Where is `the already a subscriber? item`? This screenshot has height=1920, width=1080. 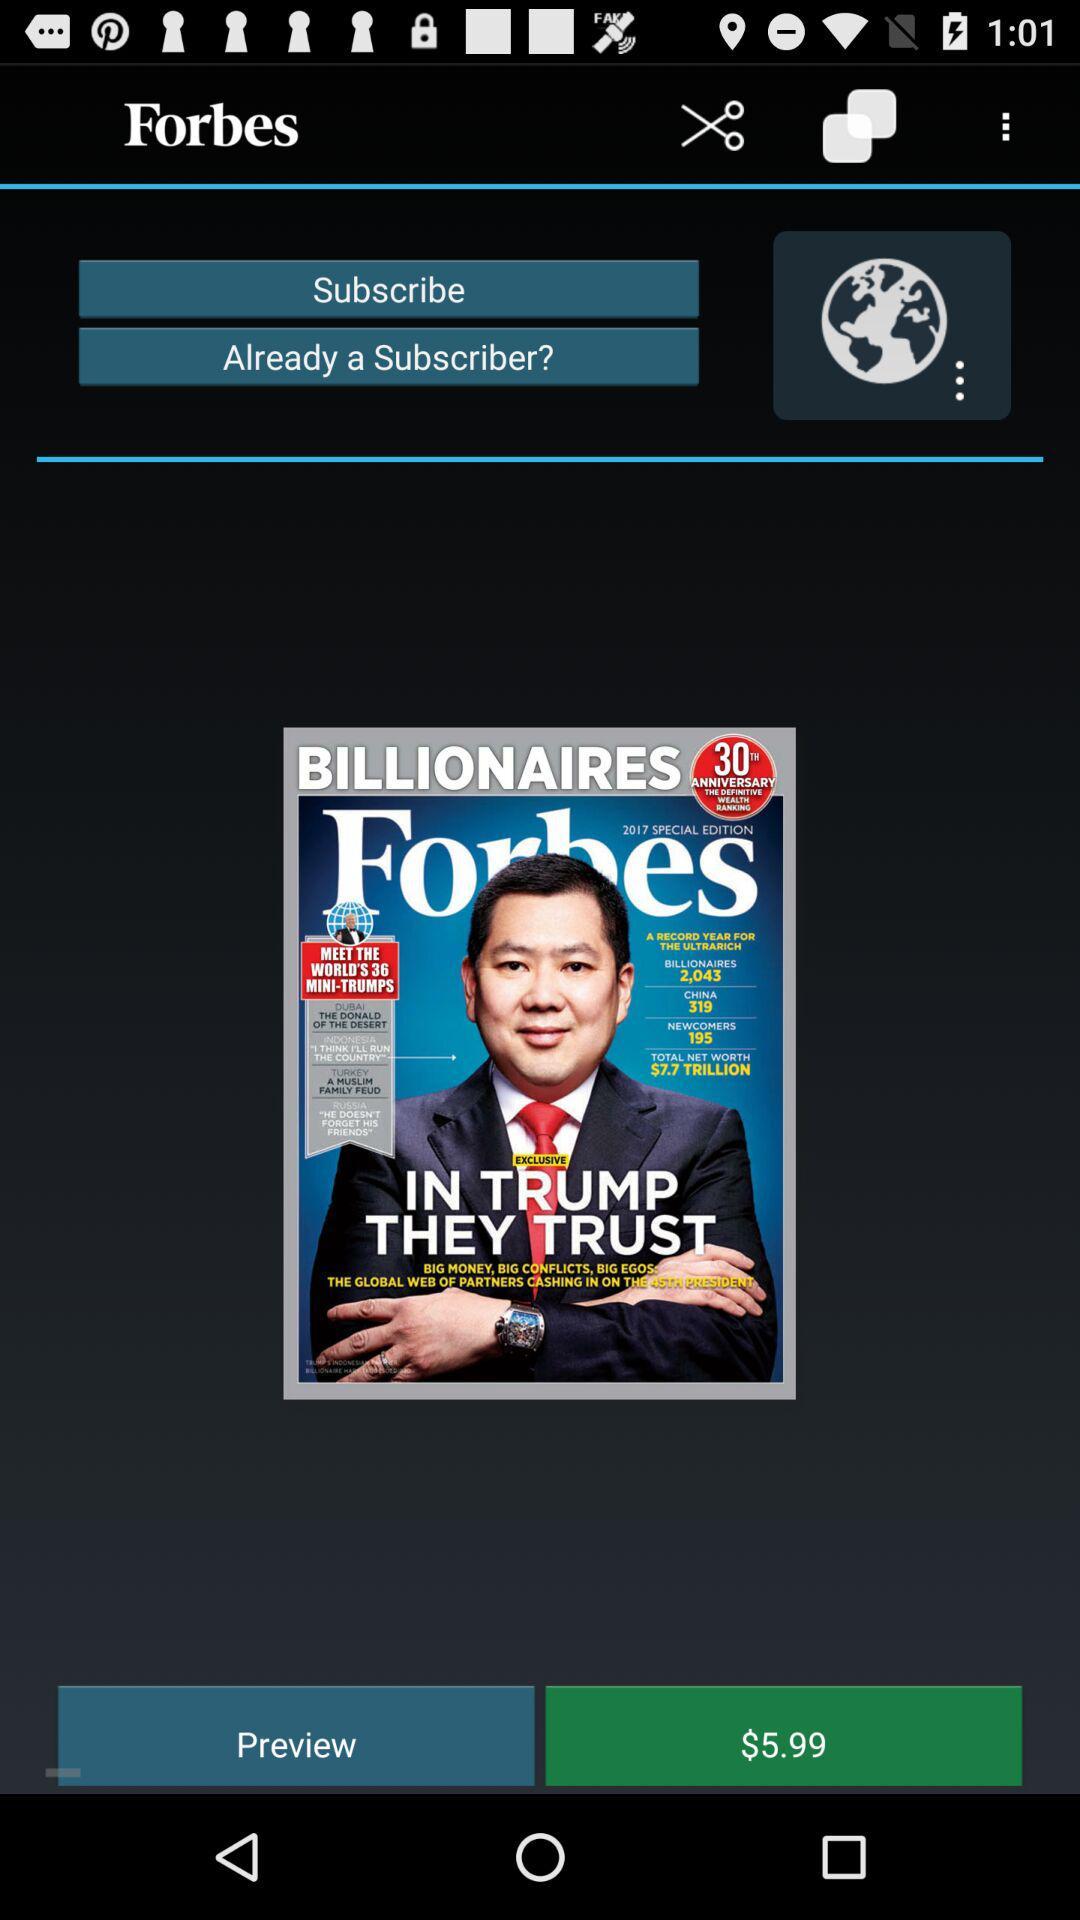
the already a subscriber? item is located at coordinates (388, 356).